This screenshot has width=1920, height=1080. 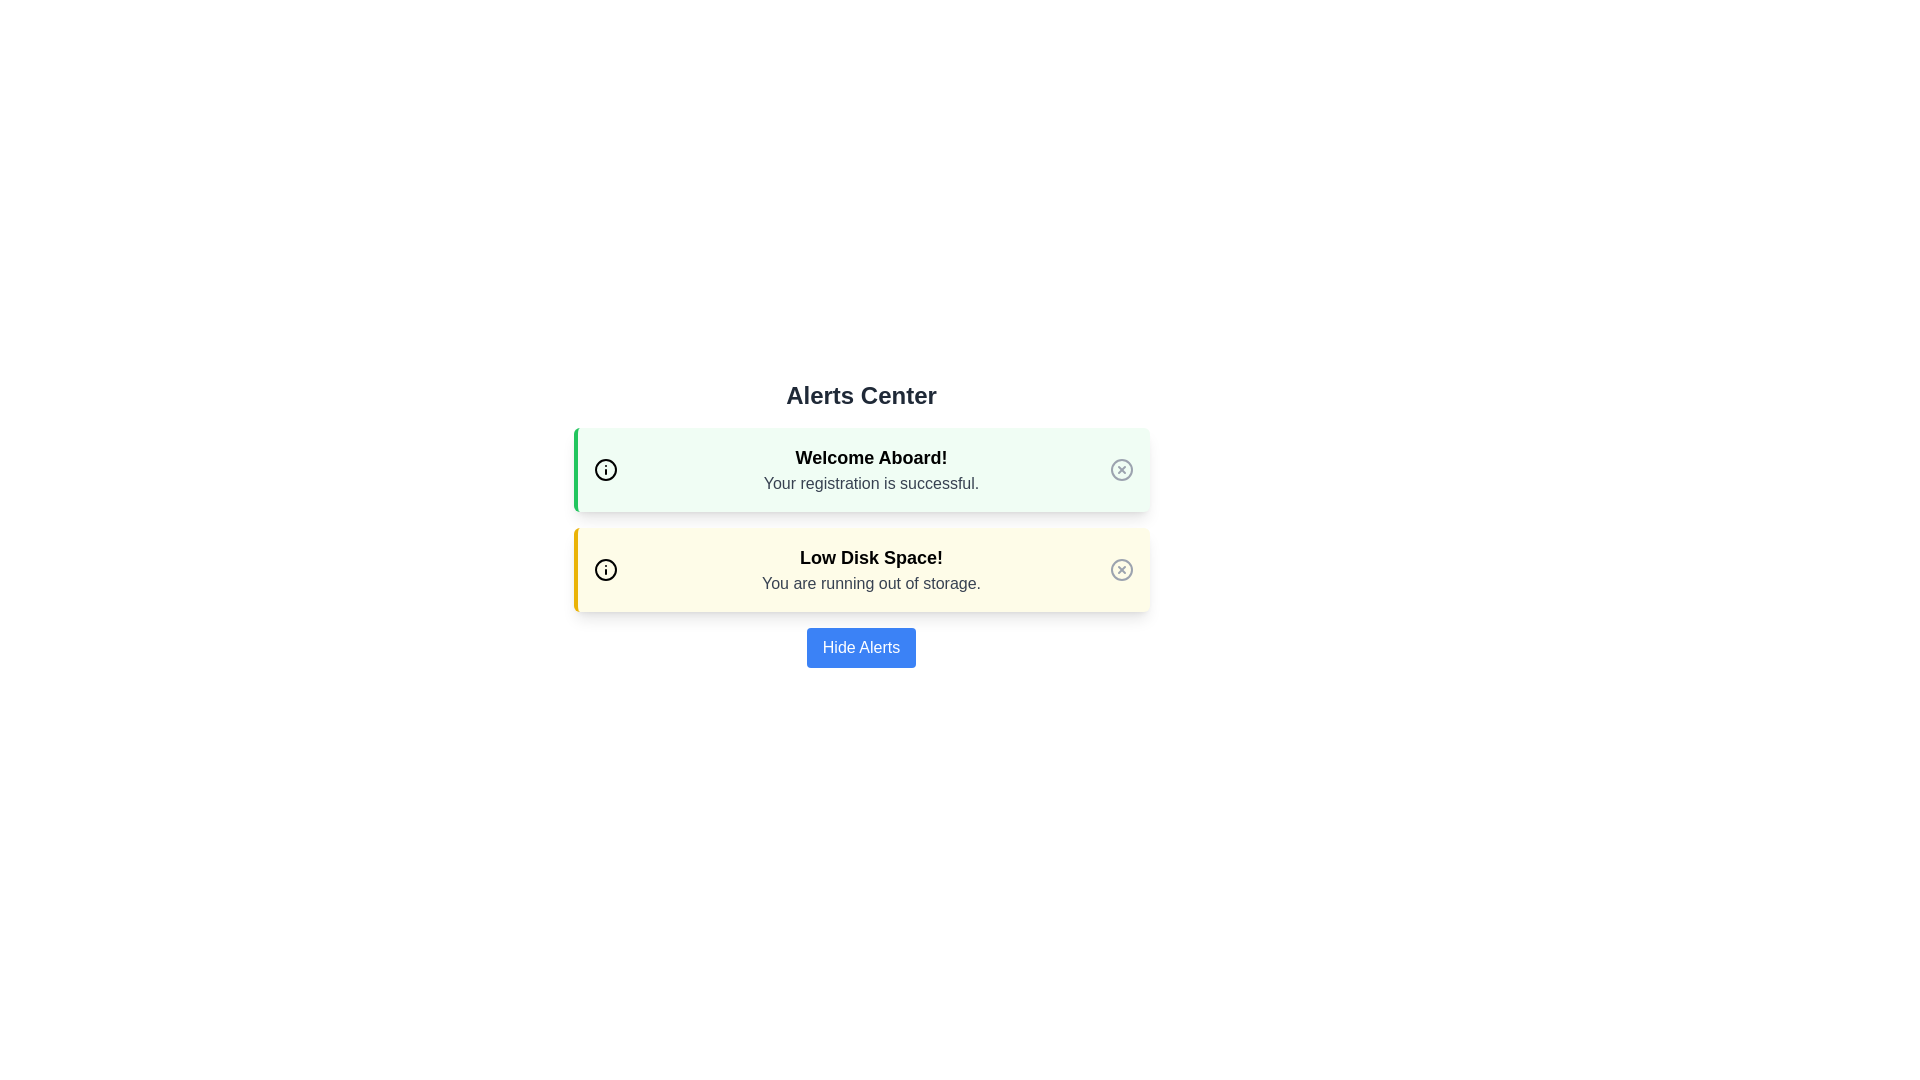 I want to click on the notification banner that informs the user about low disk space, which is the second message component in the alerts list, positioned below the 'Welcome Aboard!' message, so click(x=871, y=570).